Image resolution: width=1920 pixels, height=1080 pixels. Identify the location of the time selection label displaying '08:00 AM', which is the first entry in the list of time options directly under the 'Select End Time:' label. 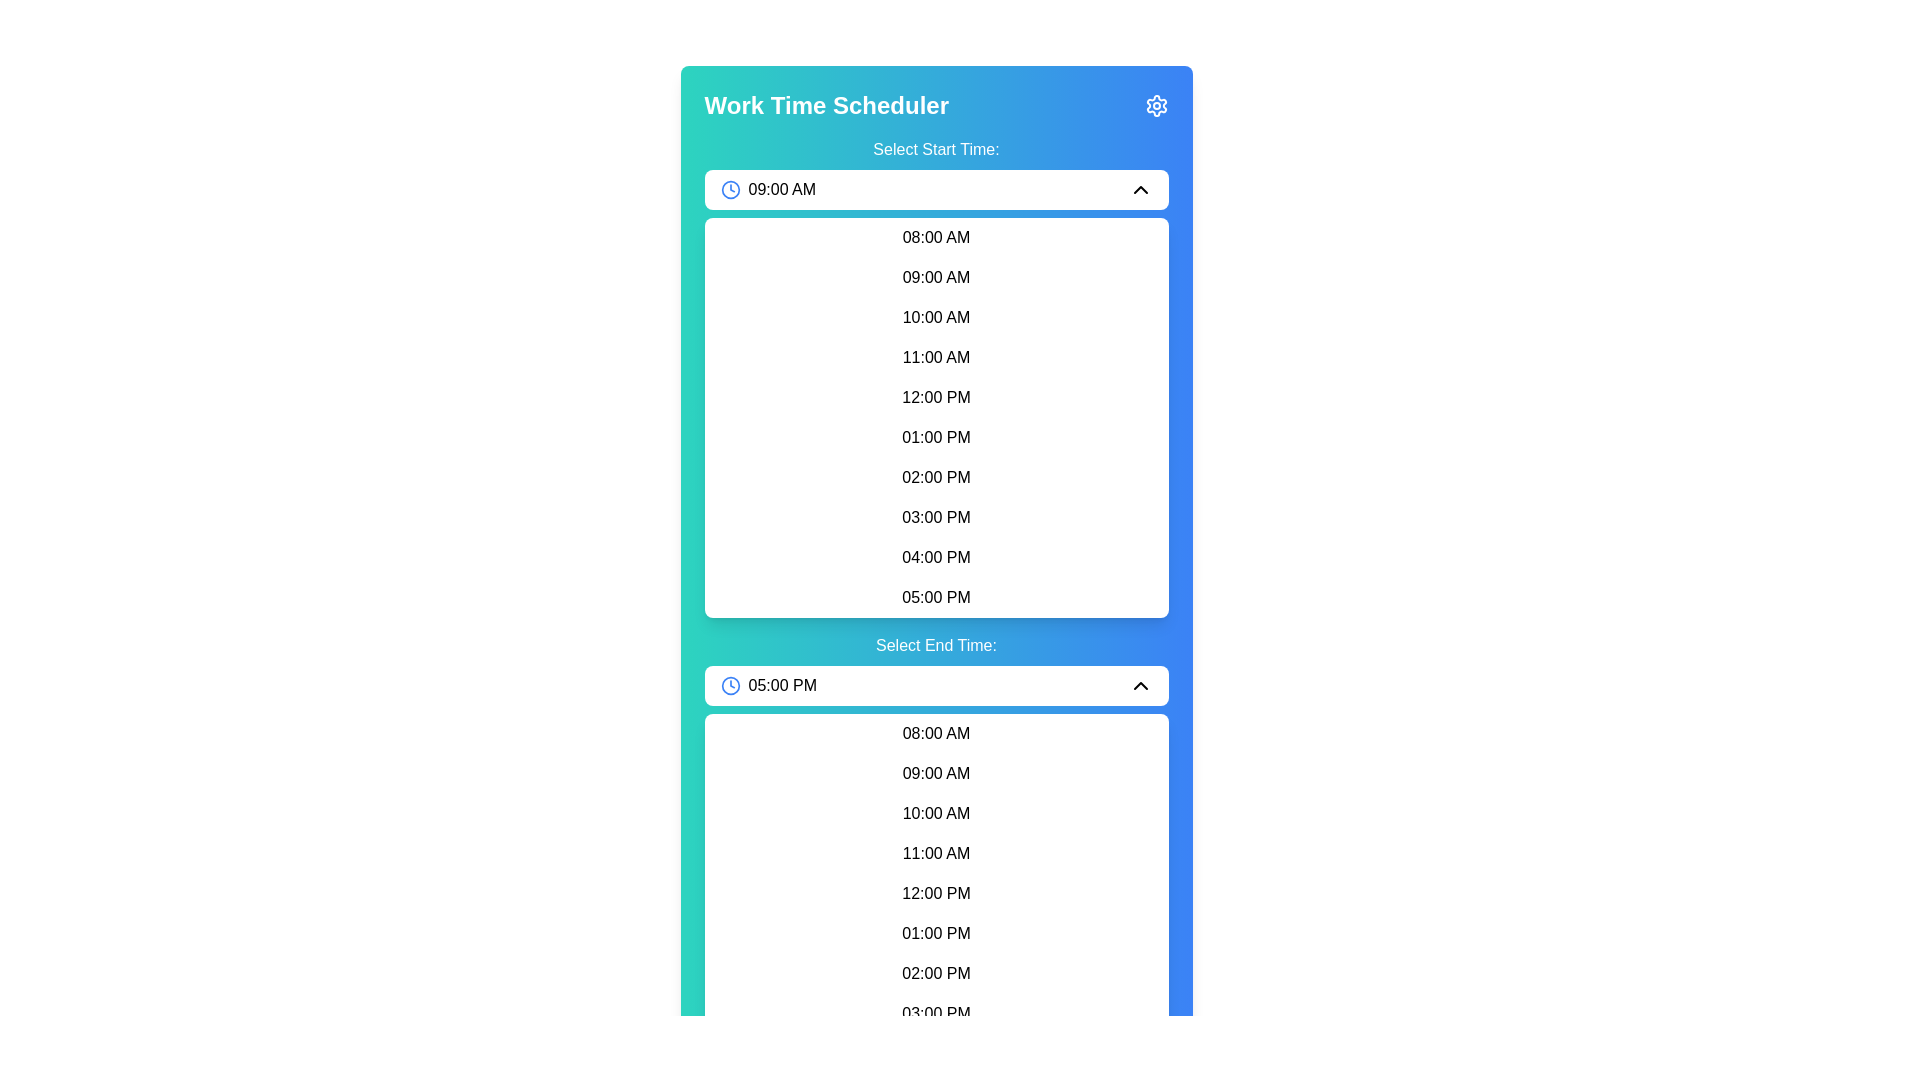
(935, 733).